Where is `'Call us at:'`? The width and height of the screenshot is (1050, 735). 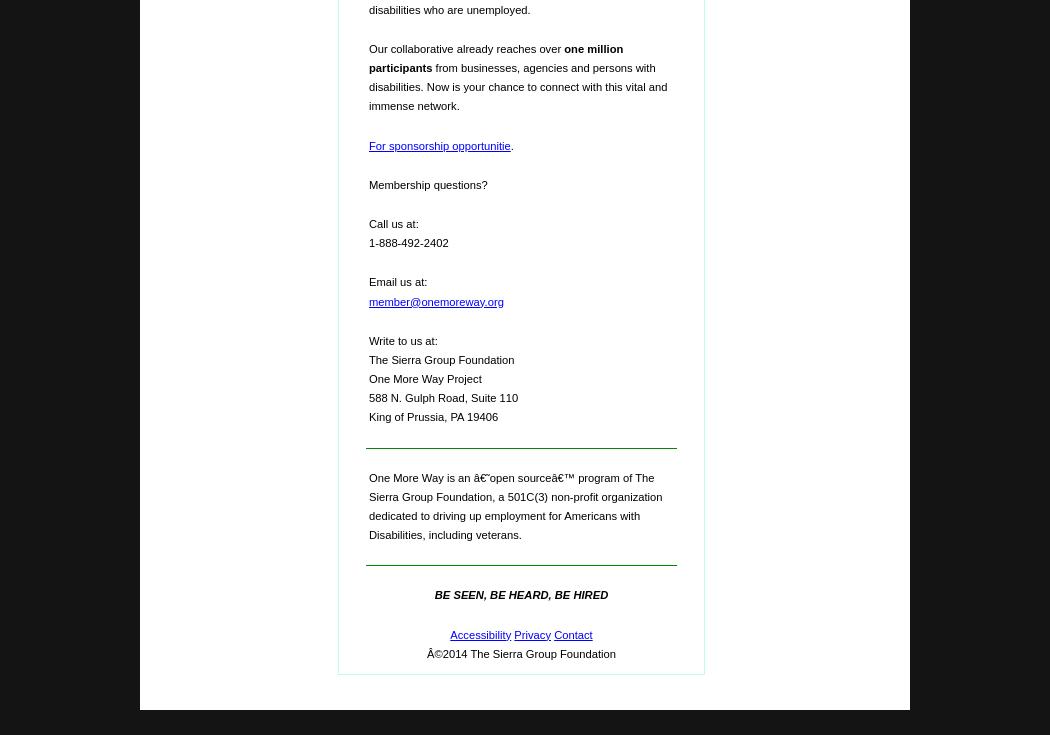
'Call us at:' is located at coordinates (393, 221).